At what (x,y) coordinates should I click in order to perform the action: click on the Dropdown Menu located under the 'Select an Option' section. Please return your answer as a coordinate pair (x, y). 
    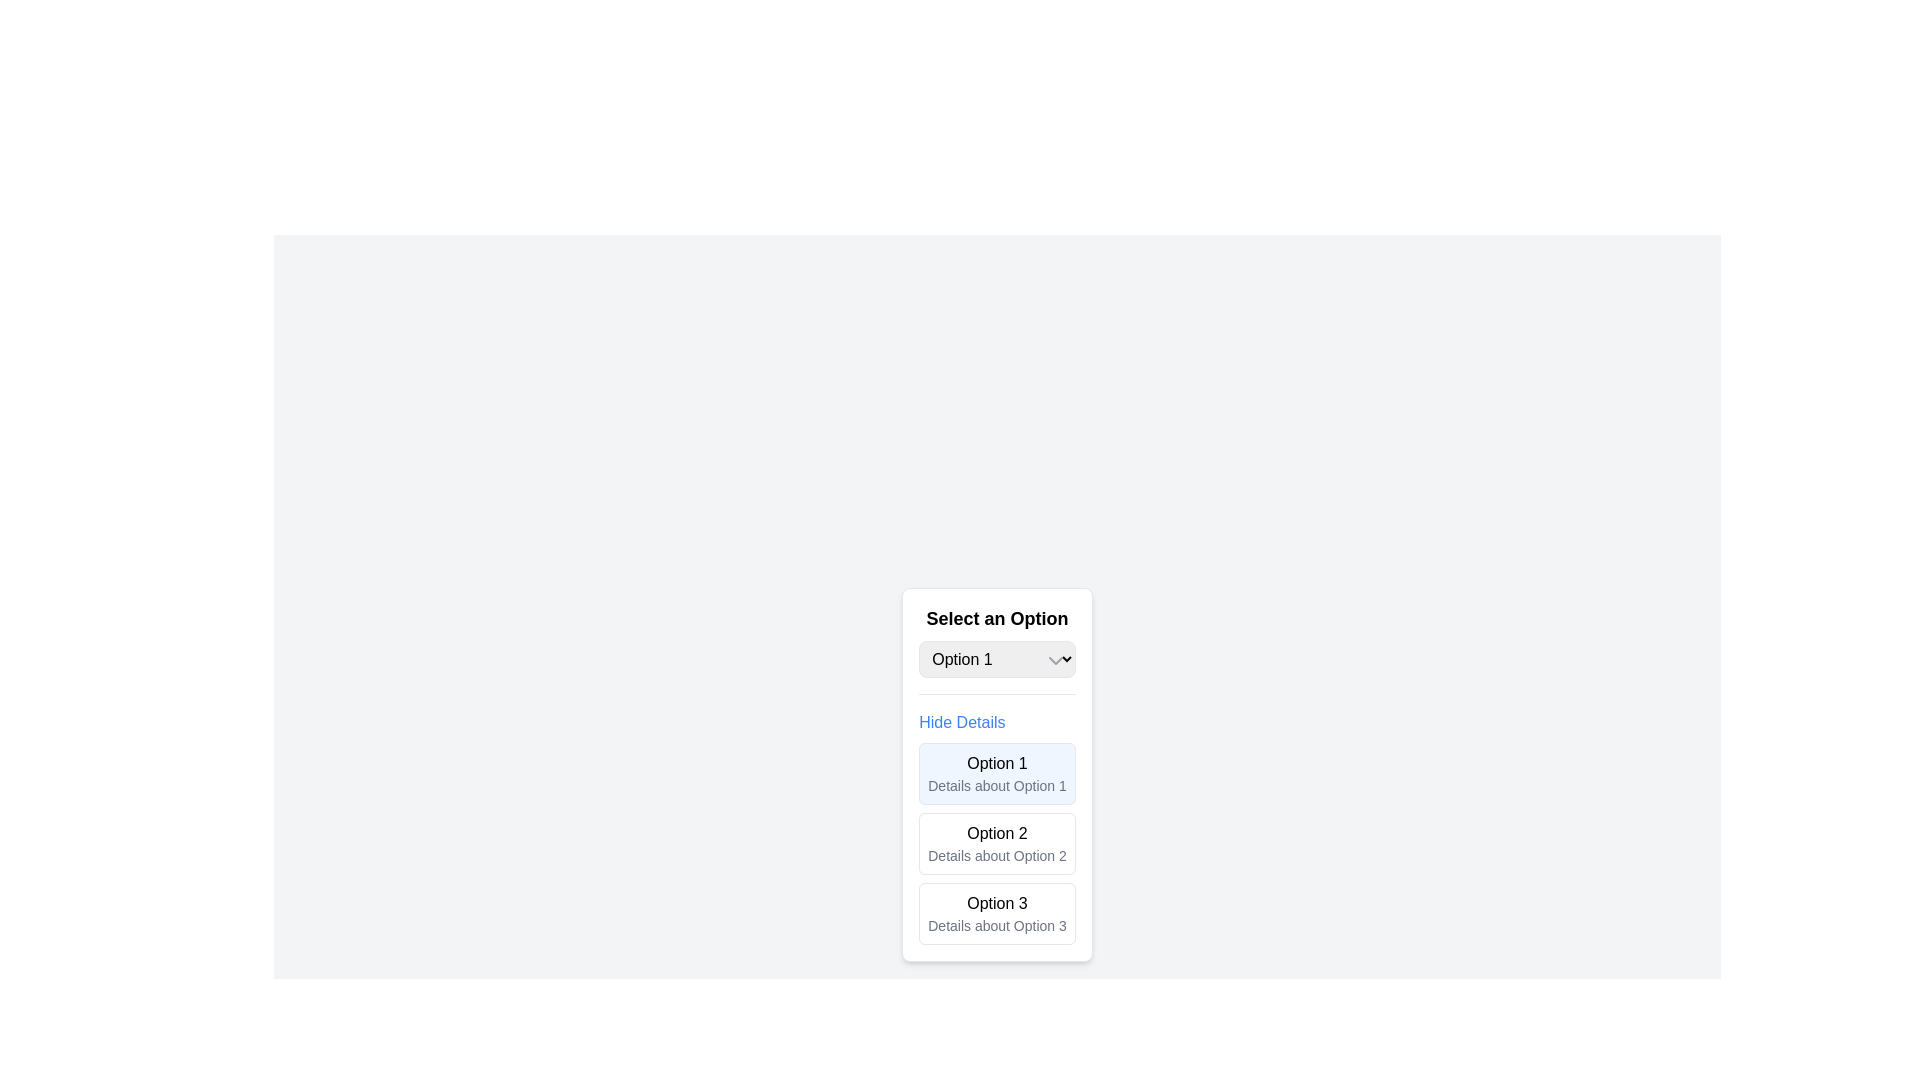
    Looking at the image, I should click on (997, 659).